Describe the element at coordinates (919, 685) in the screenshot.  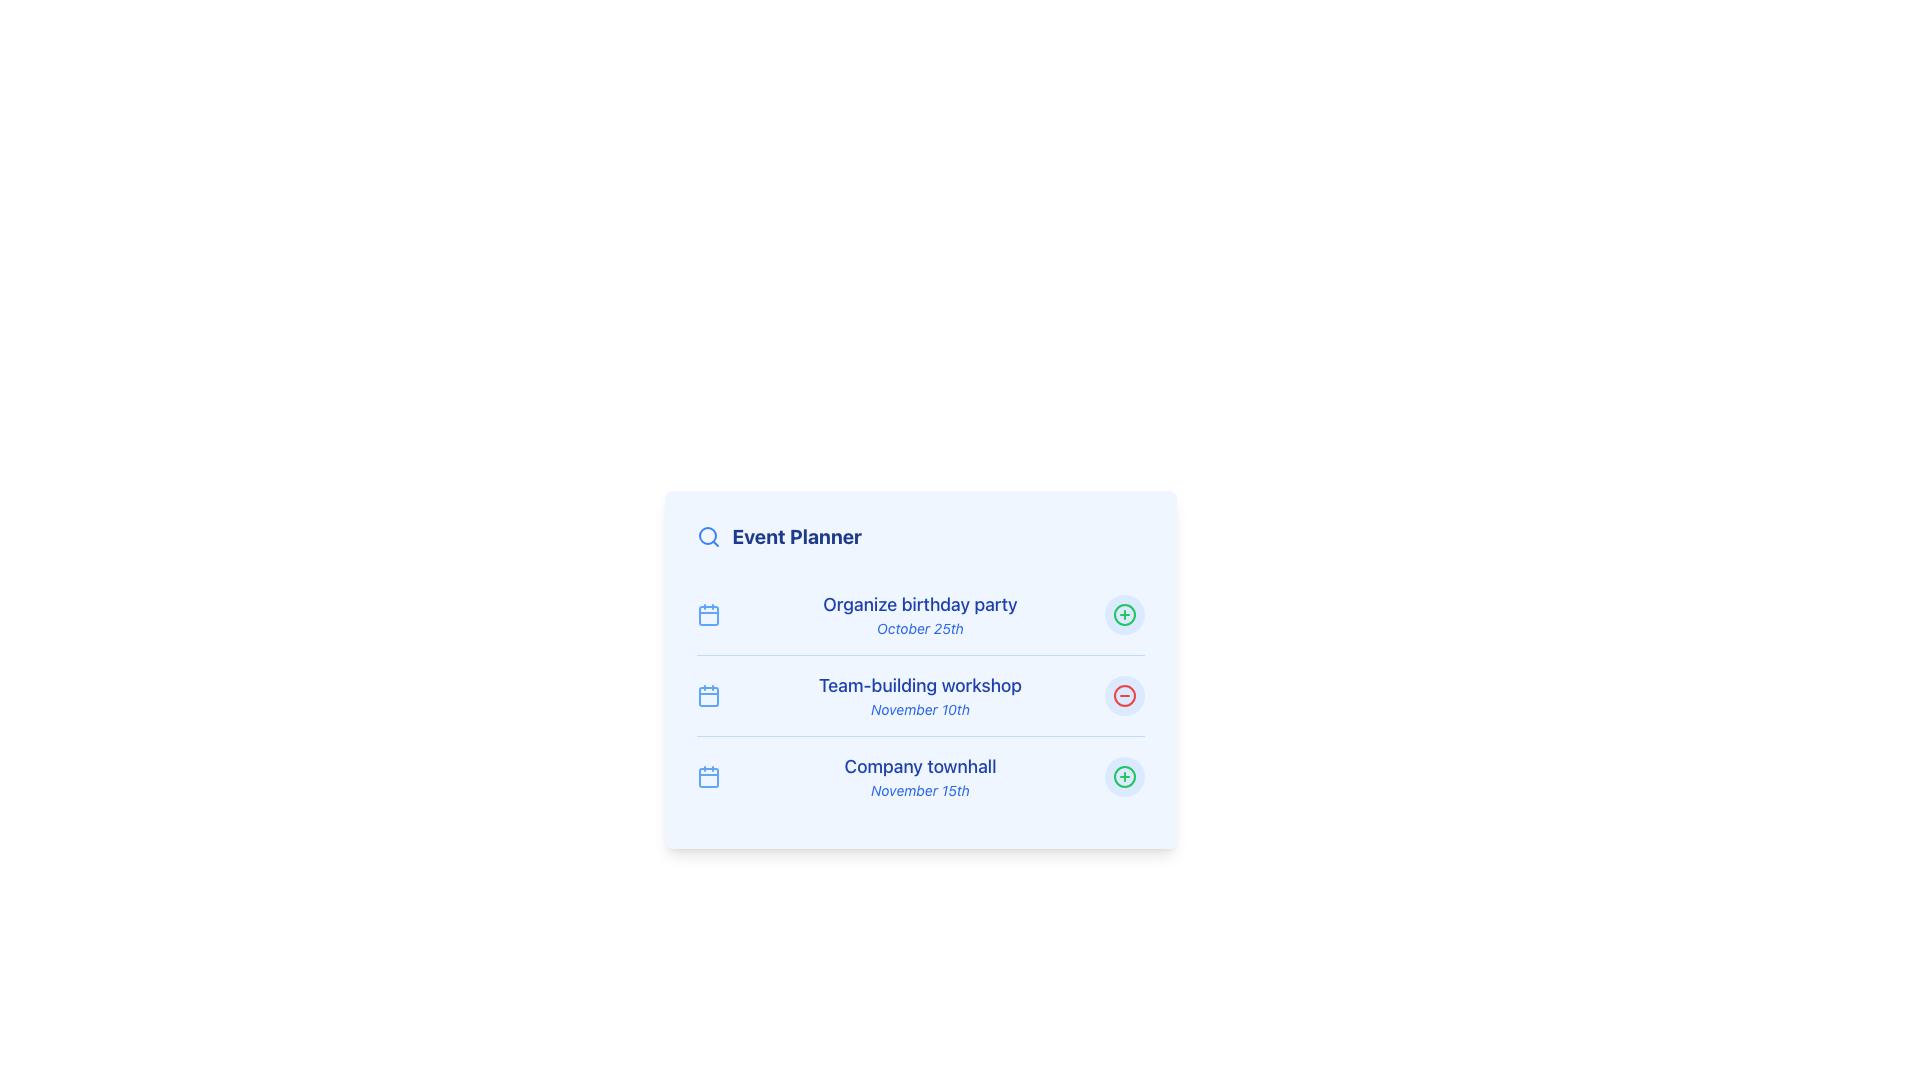
I see `the Text Label representing the title or name of the event in the Event Planner interface for accessibility tools` at that location.